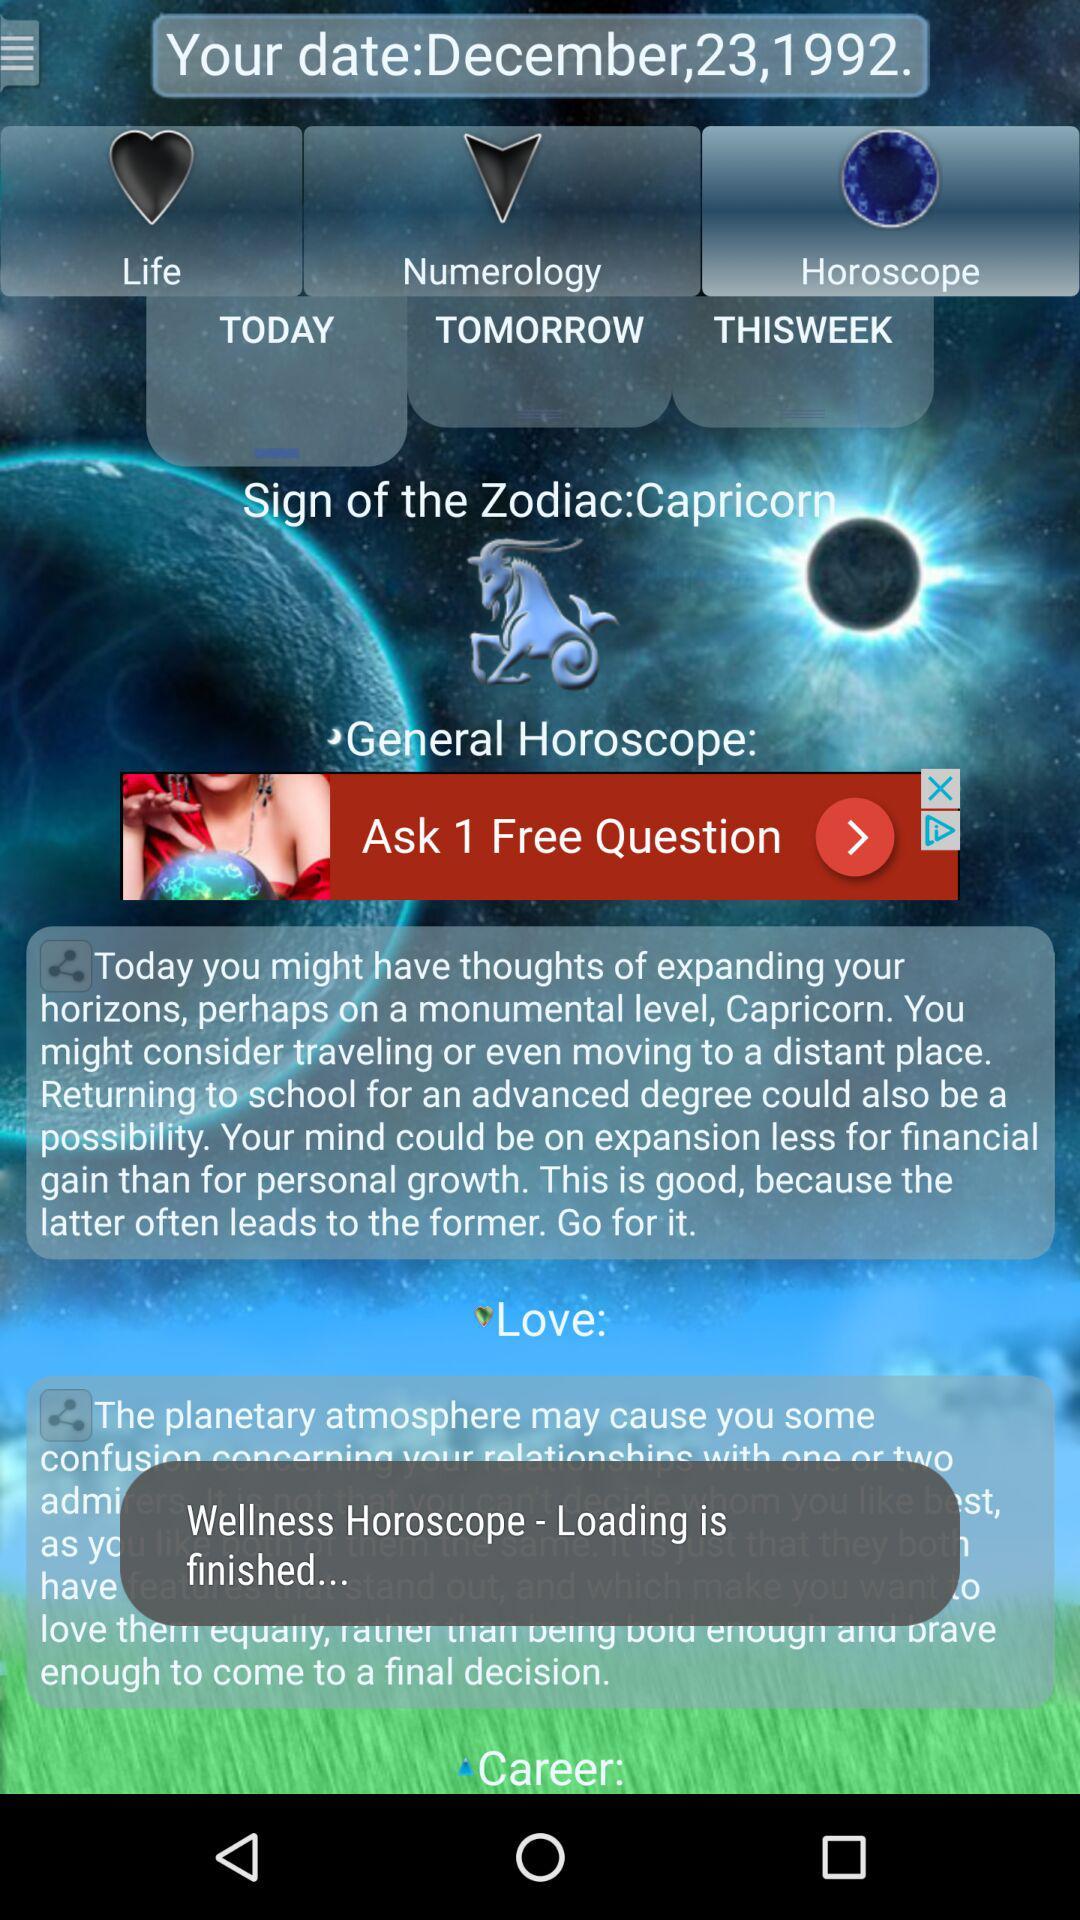  I want to click on the share icon, so click(64, 1033).